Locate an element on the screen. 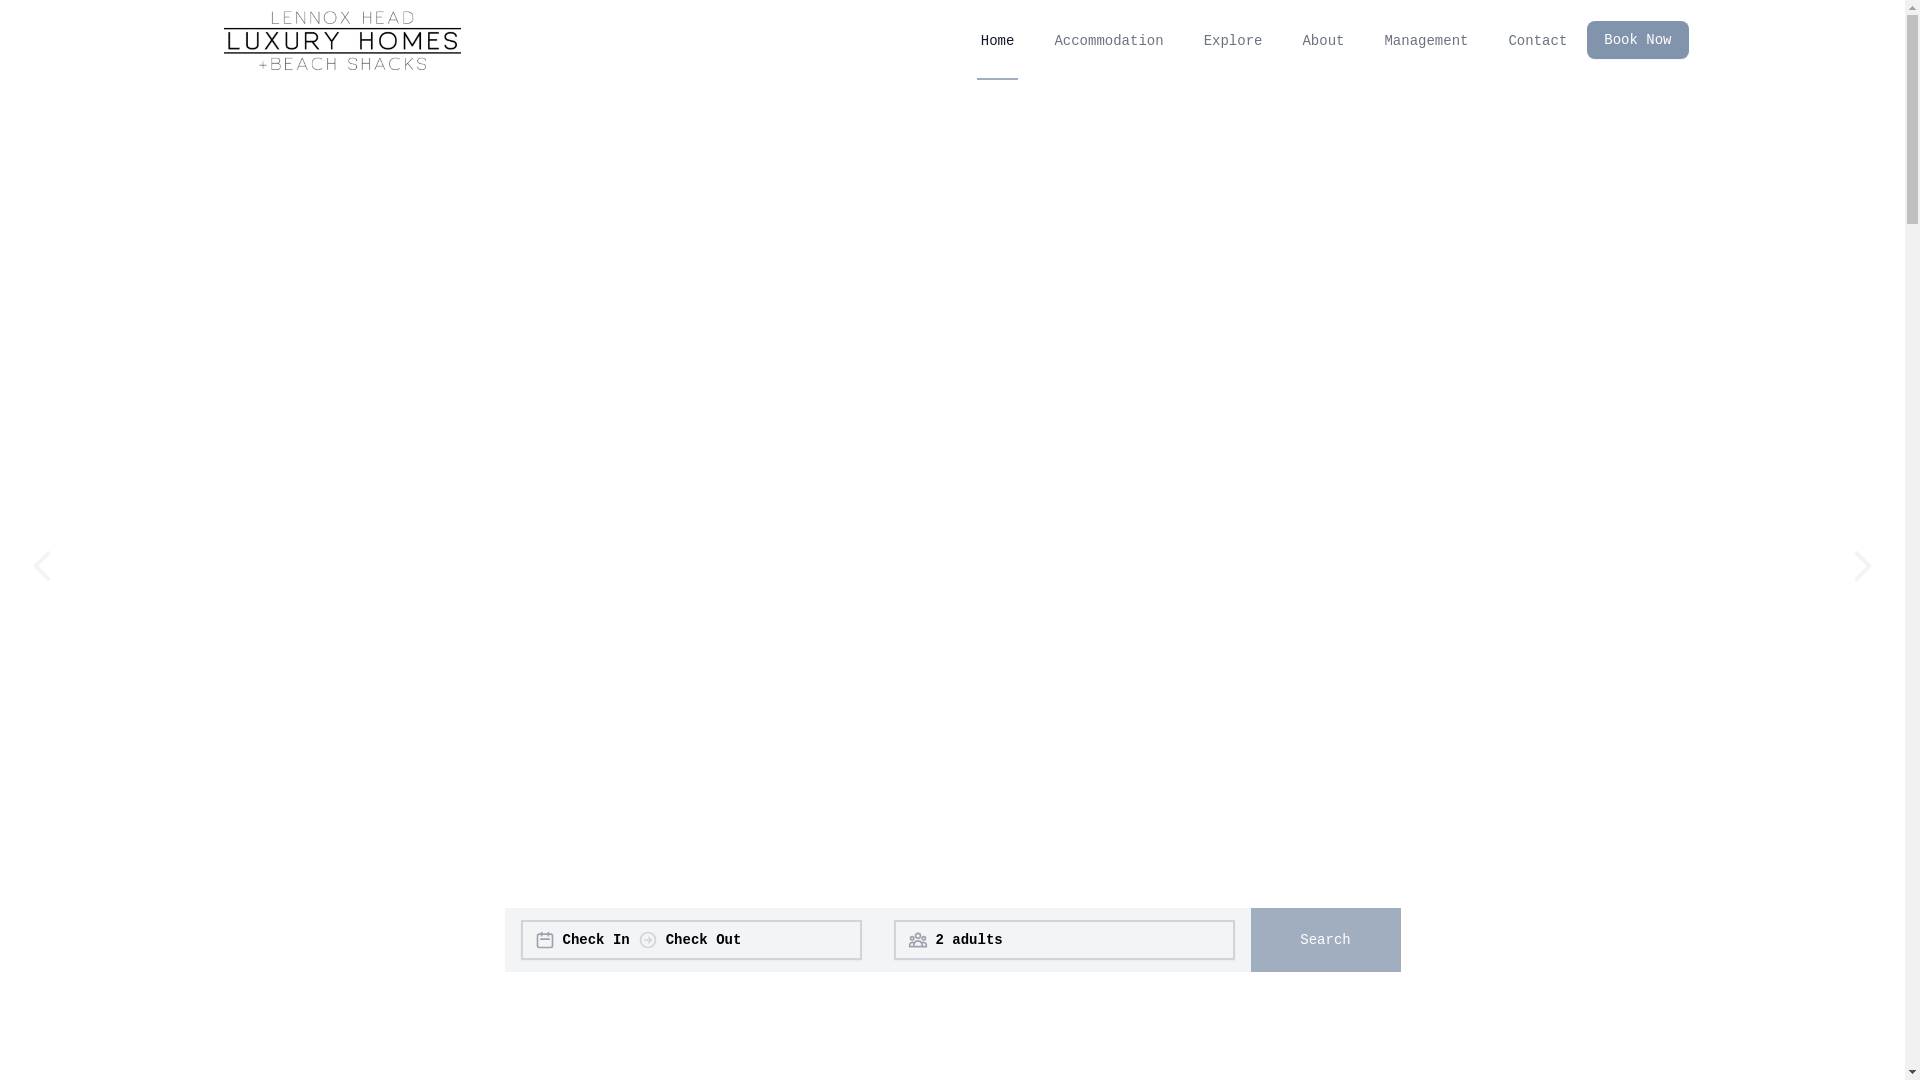  'Book Now' is located at coordinates (1637, 39).